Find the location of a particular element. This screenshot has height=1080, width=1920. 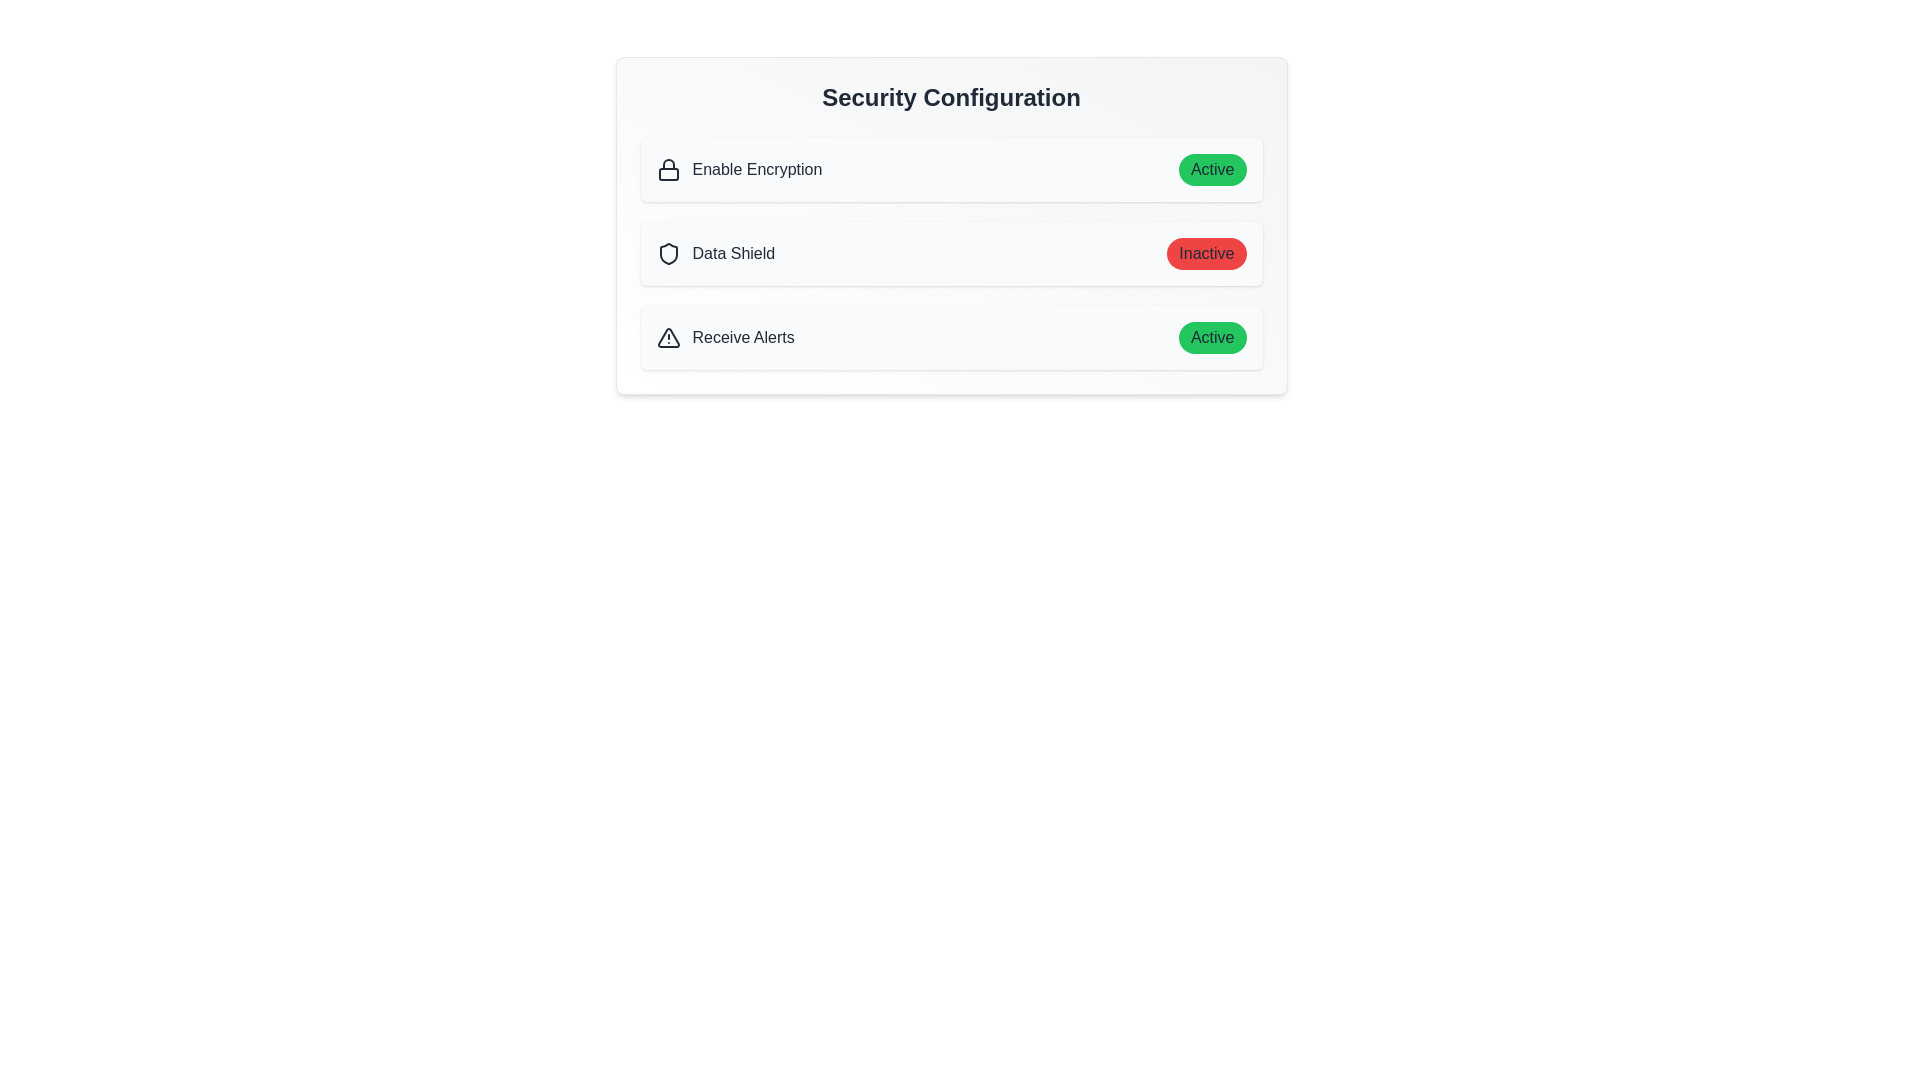

the third label with an icon in the 'Security Configuration' section, which describes a security feature and is adjacent to a green status label marked 'Active' is located at coordinates (724, 337).